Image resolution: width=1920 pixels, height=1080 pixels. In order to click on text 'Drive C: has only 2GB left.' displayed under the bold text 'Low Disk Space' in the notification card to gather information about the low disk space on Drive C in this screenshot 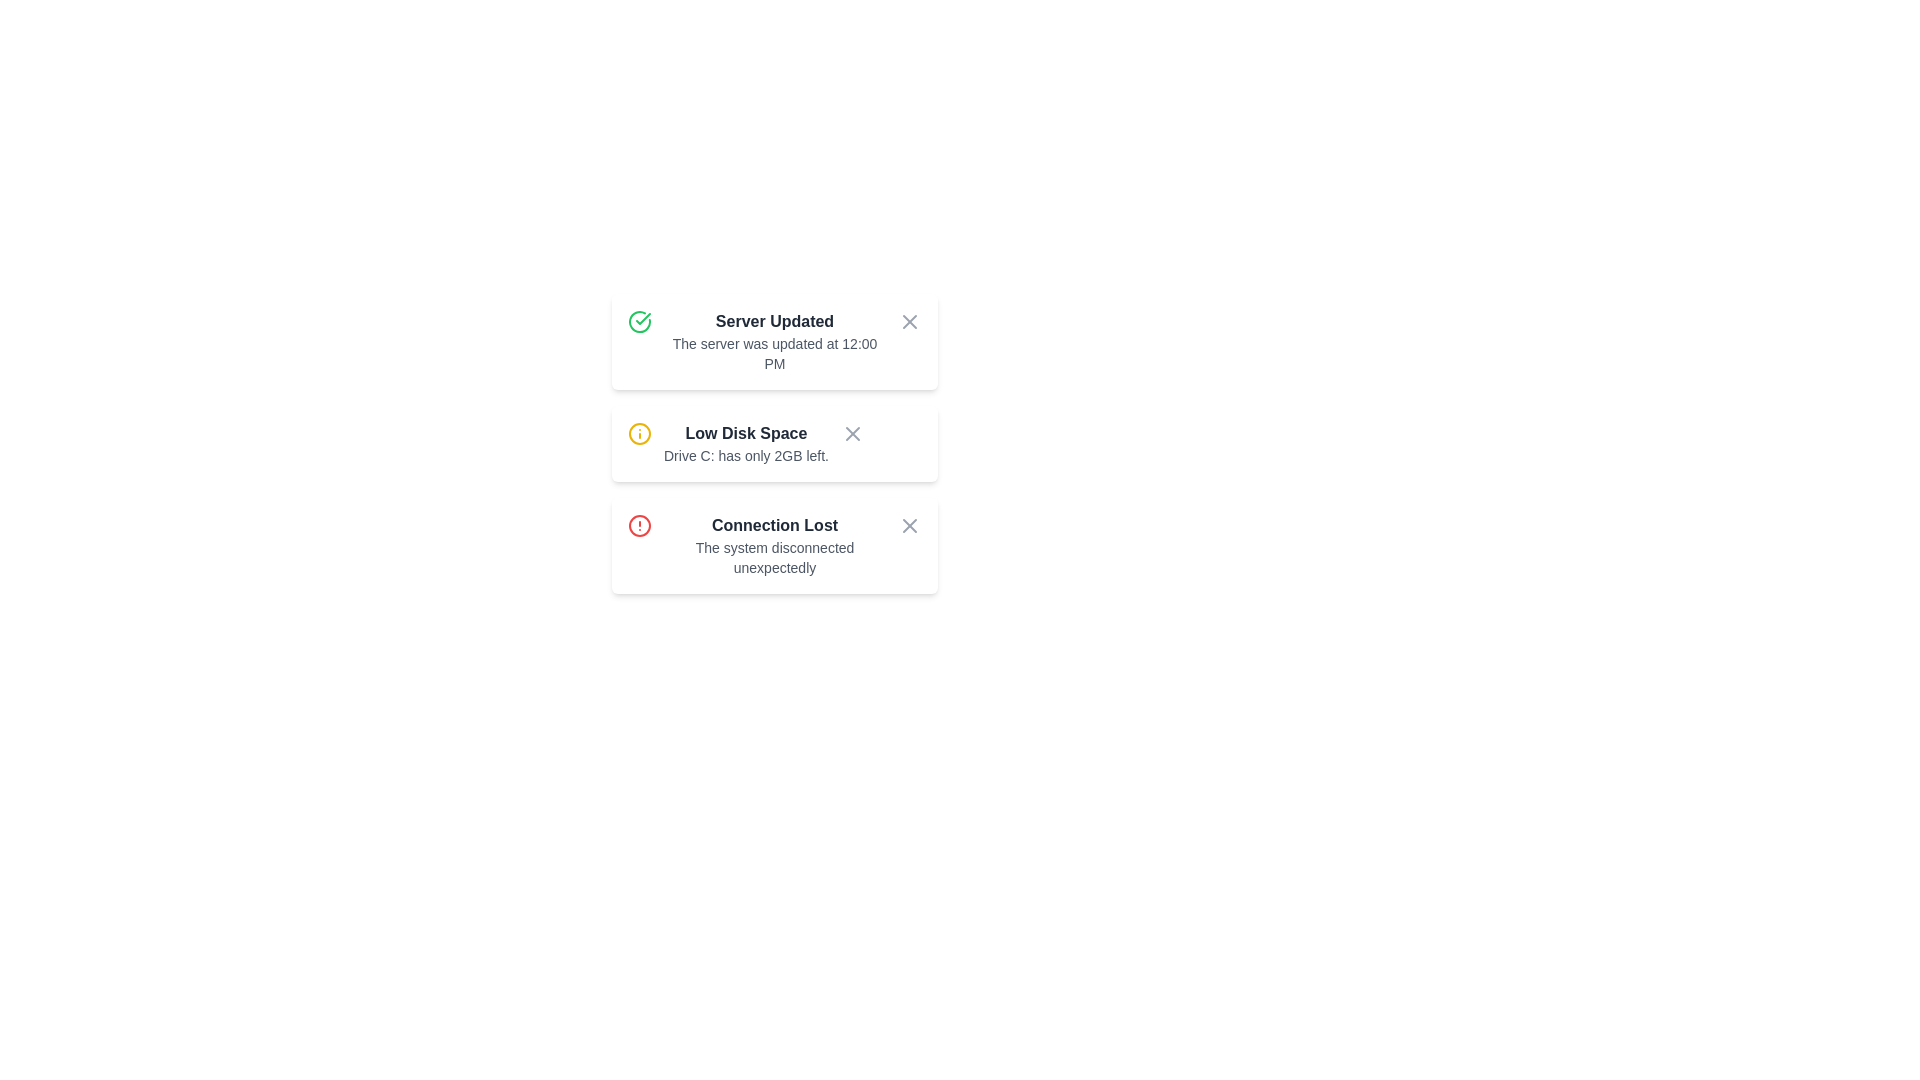, I will do `click(745, 455)`.